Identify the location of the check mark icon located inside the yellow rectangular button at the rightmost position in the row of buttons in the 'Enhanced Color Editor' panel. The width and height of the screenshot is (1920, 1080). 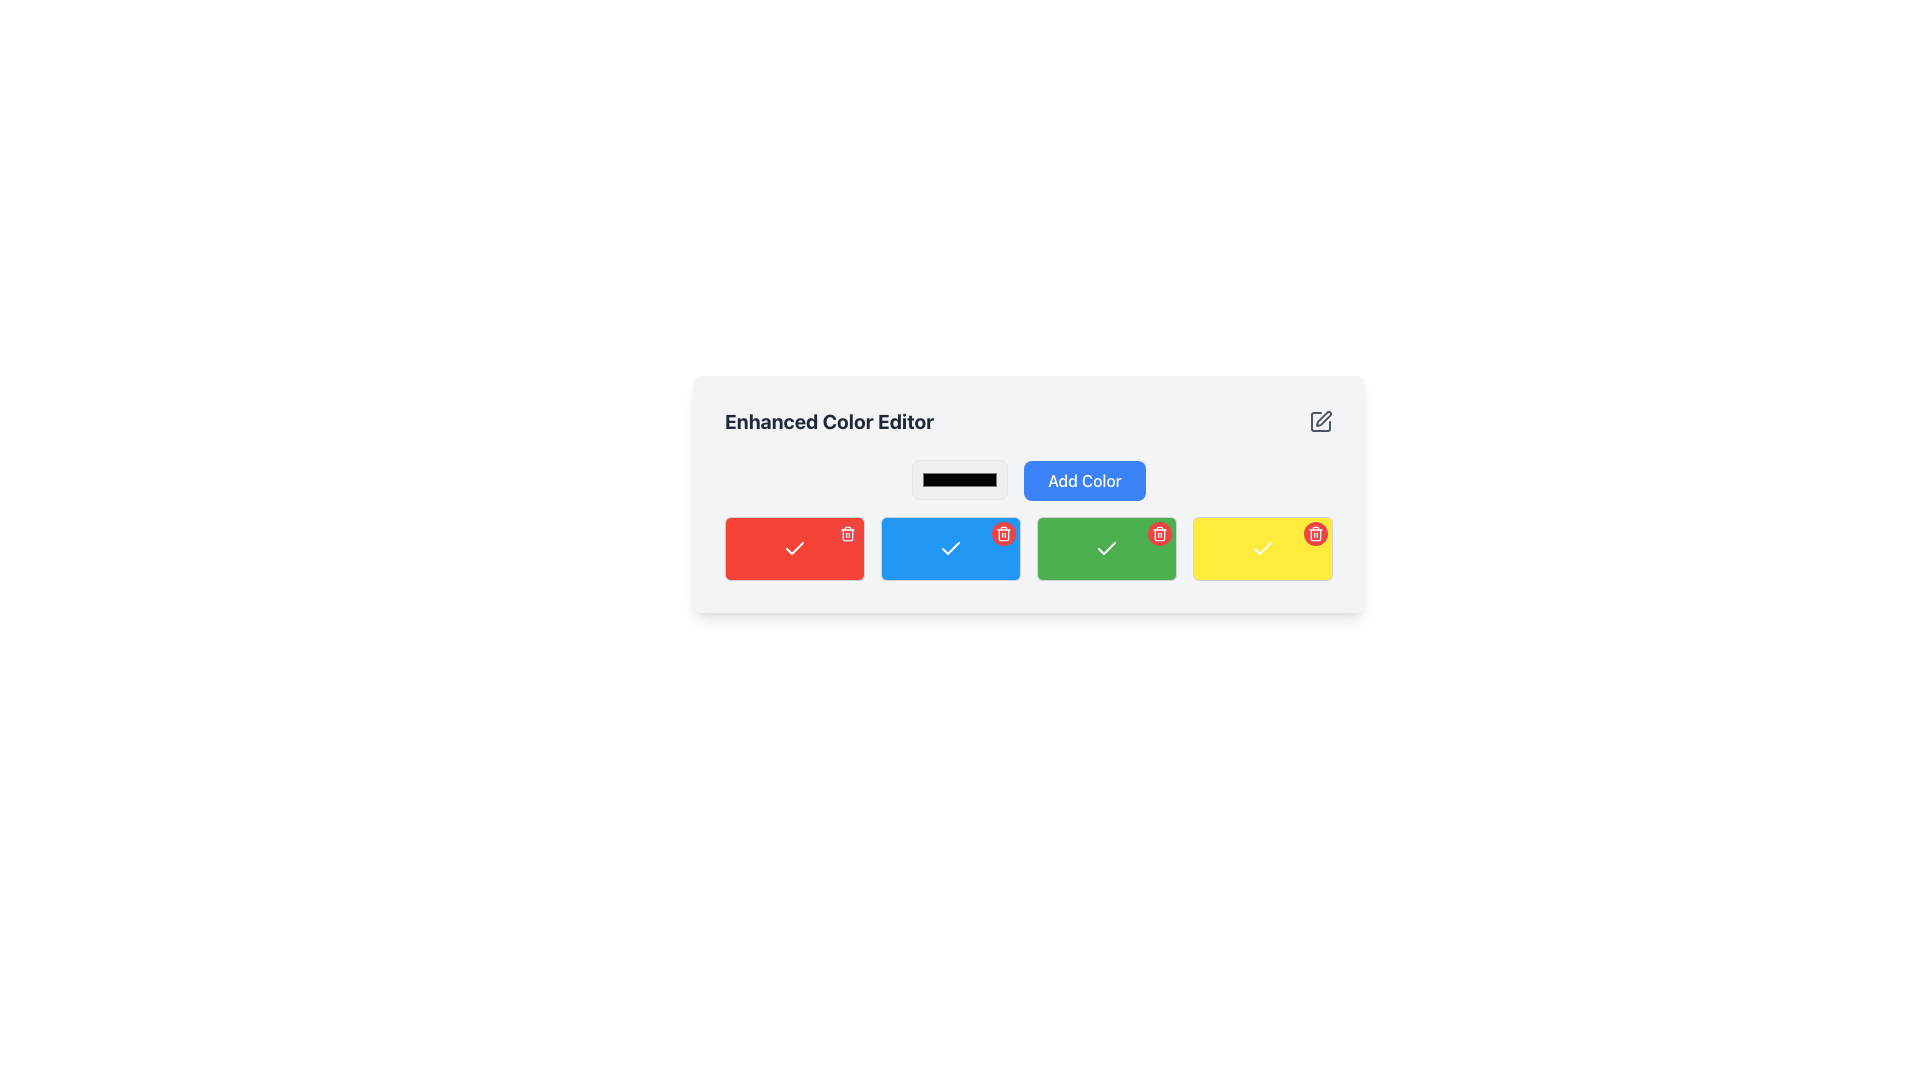
(1261, 547).